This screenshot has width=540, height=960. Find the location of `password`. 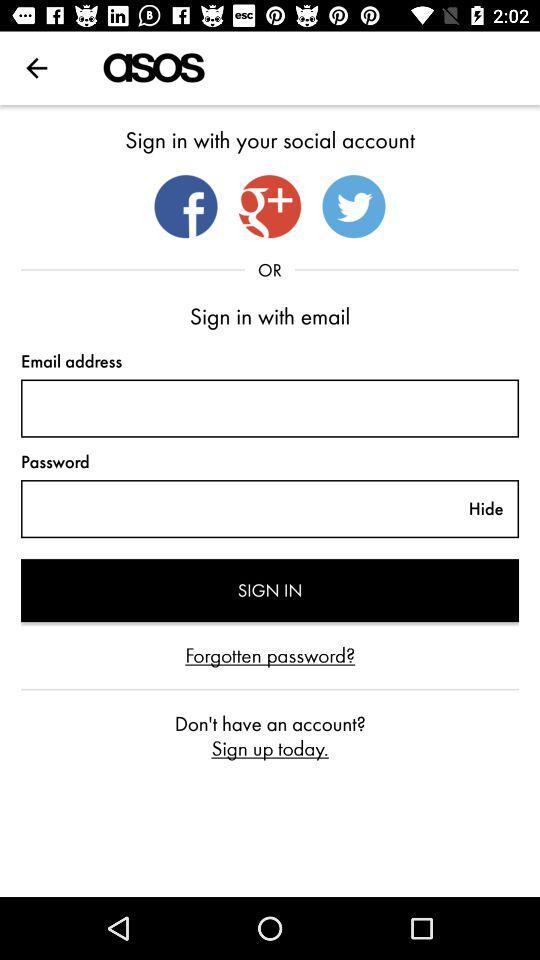

password is located at coordinates (237, 508).